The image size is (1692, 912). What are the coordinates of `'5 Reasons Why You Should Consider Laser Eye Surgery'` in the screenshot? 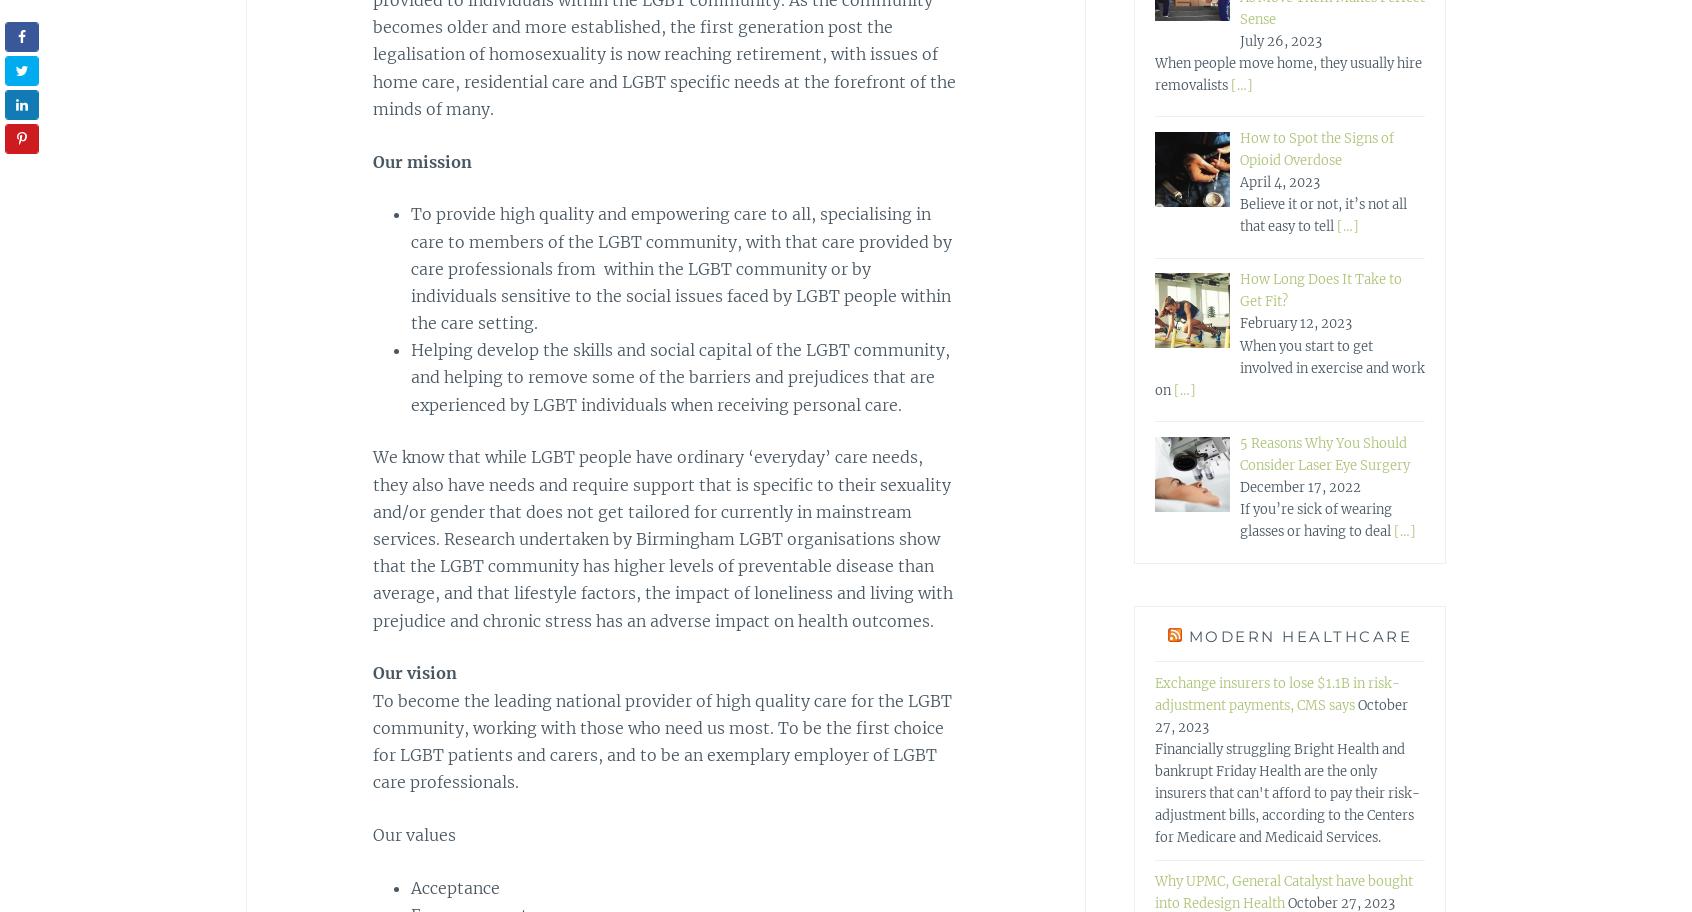 It's located at (1322, 452).